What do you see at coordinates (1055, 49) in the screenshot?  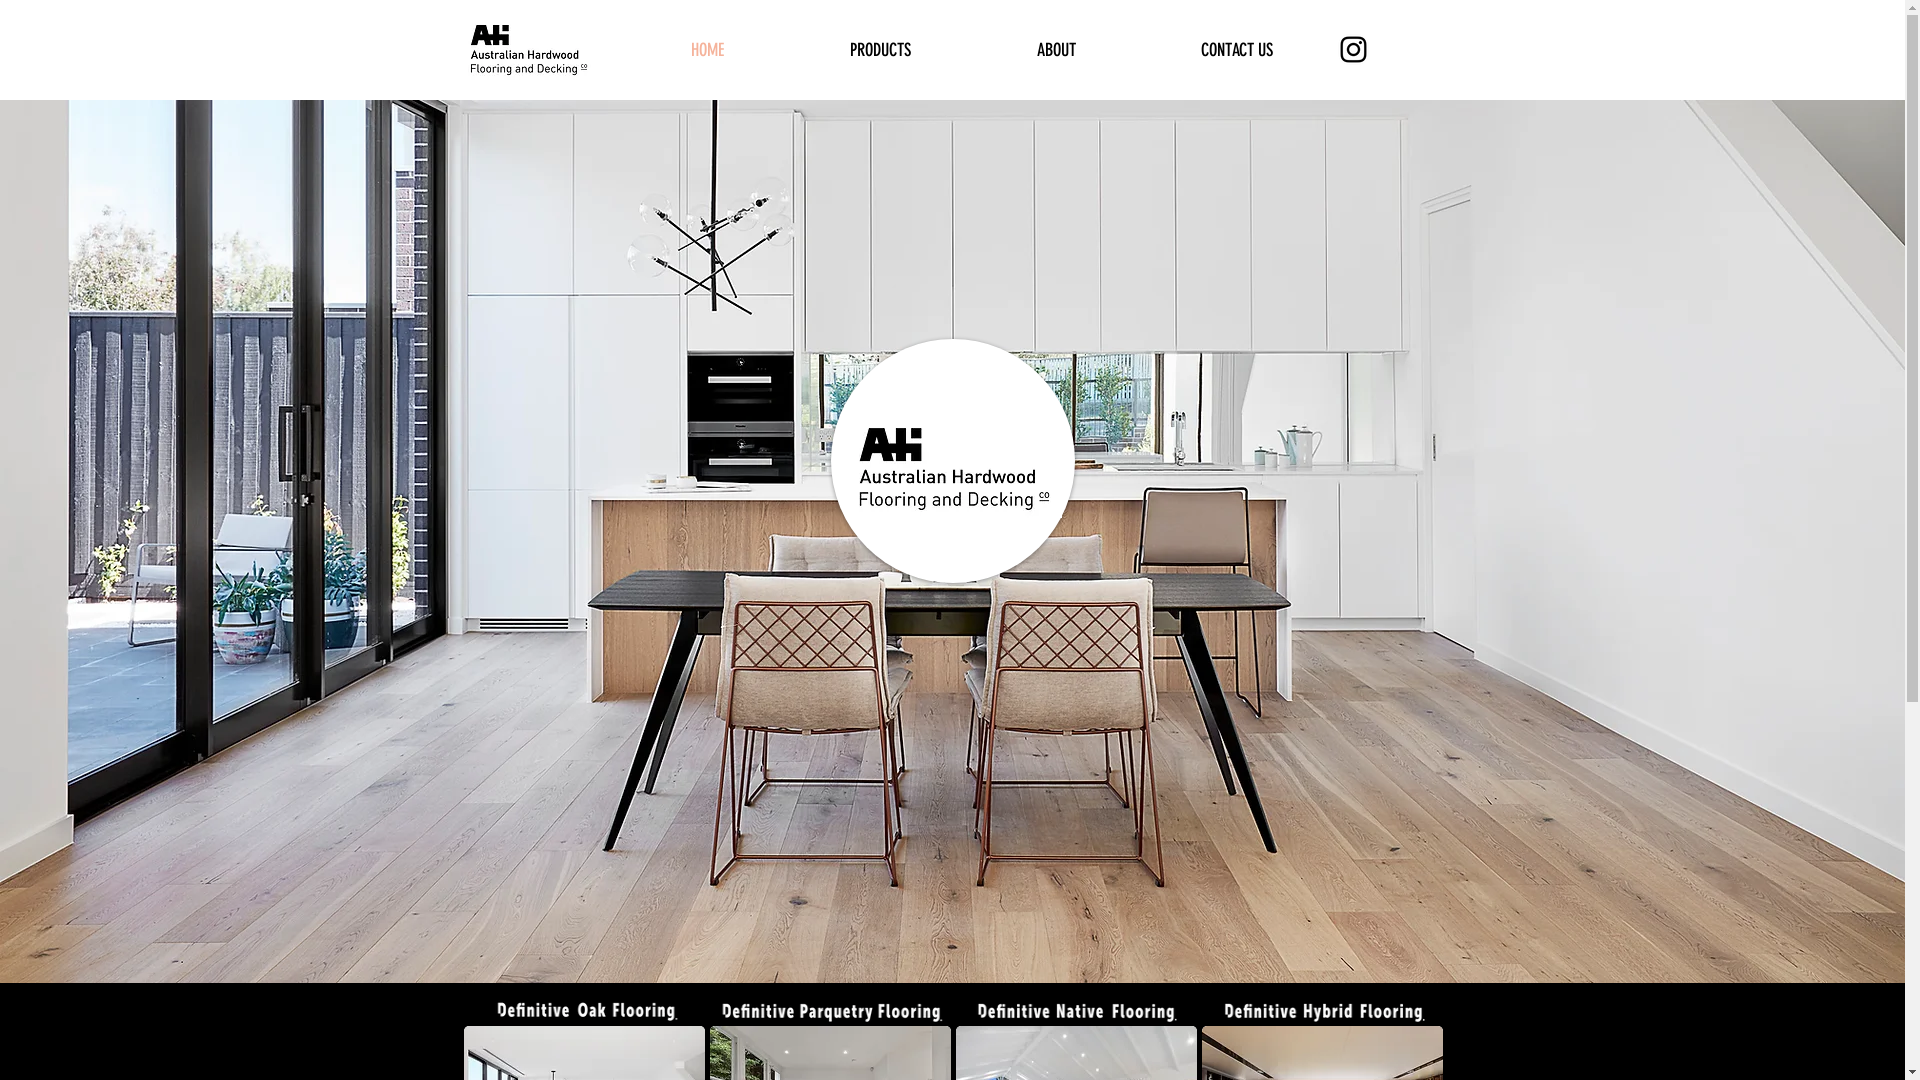 I see `'ABOUT'` at bounding box center [1055, 49].